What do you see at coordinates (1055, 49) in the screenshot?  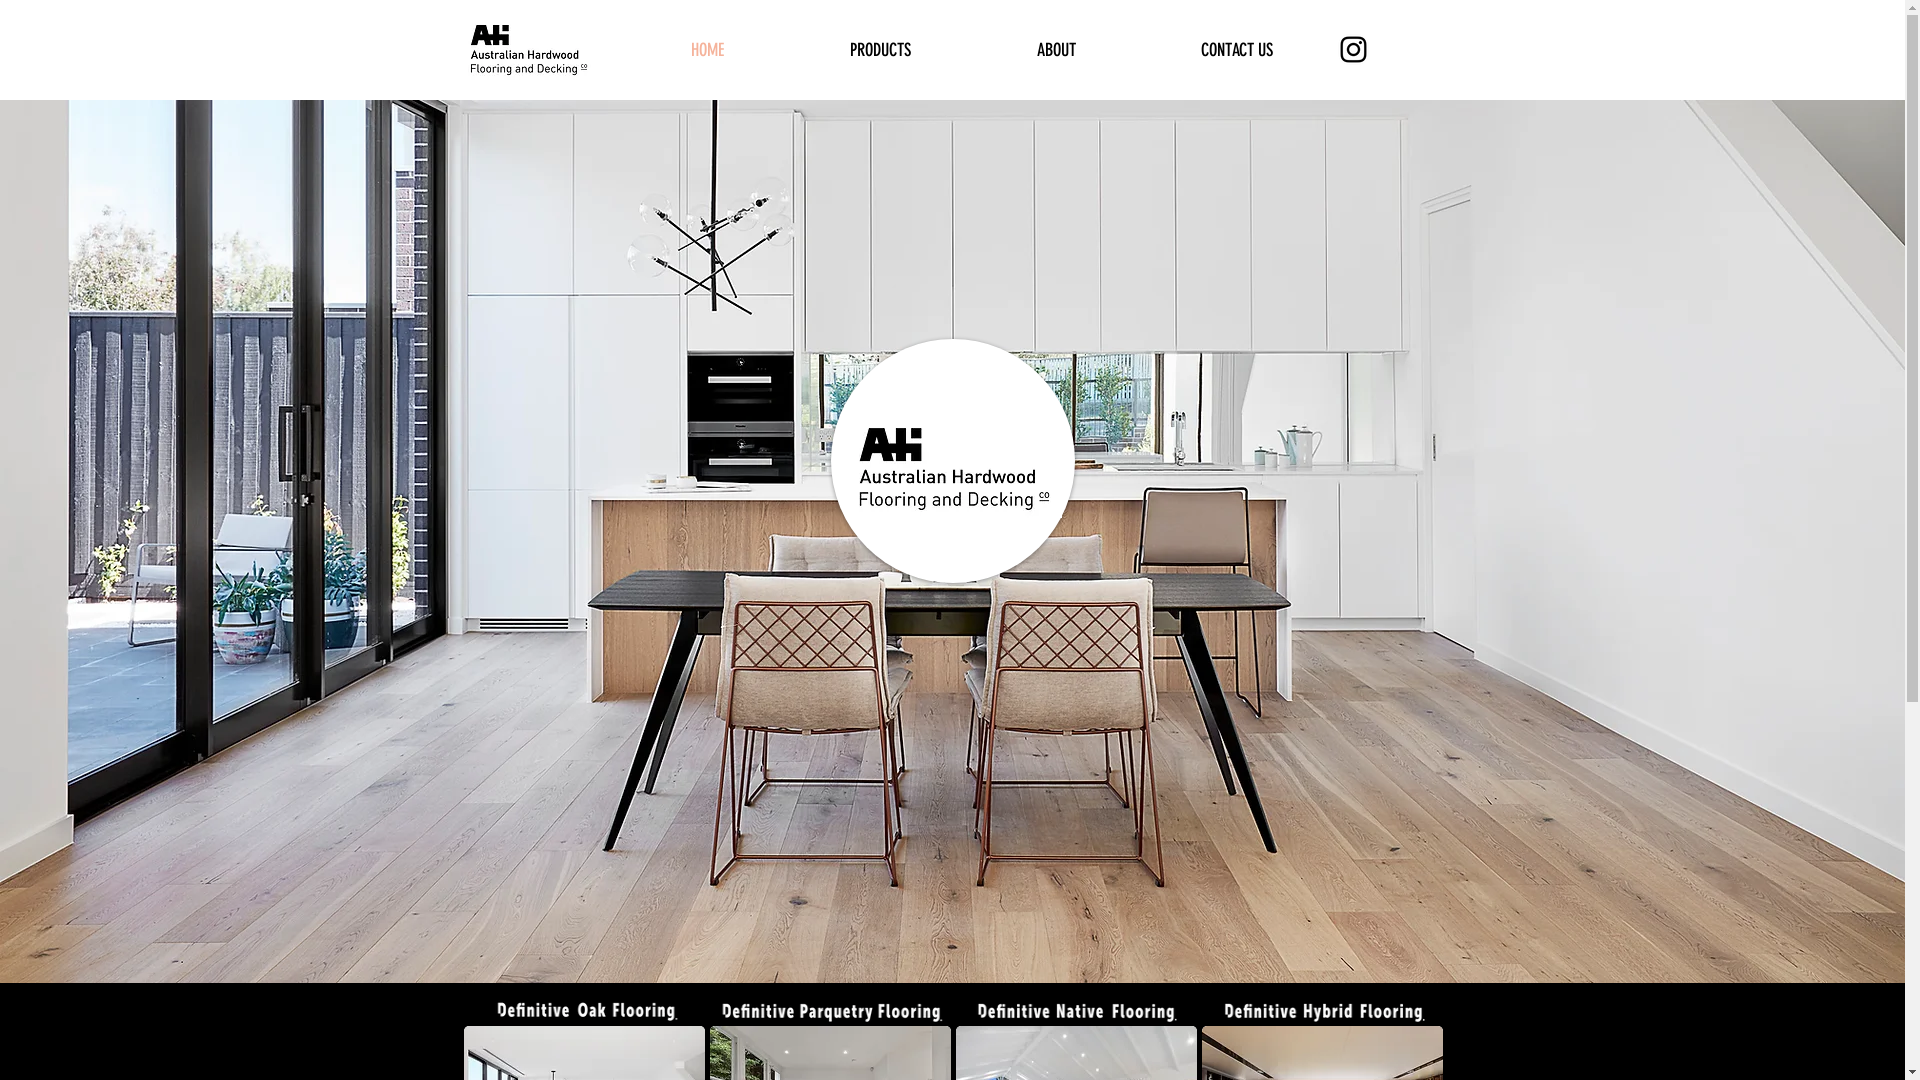 I see `'ABOUT'` at bounding box center [1055, 49].